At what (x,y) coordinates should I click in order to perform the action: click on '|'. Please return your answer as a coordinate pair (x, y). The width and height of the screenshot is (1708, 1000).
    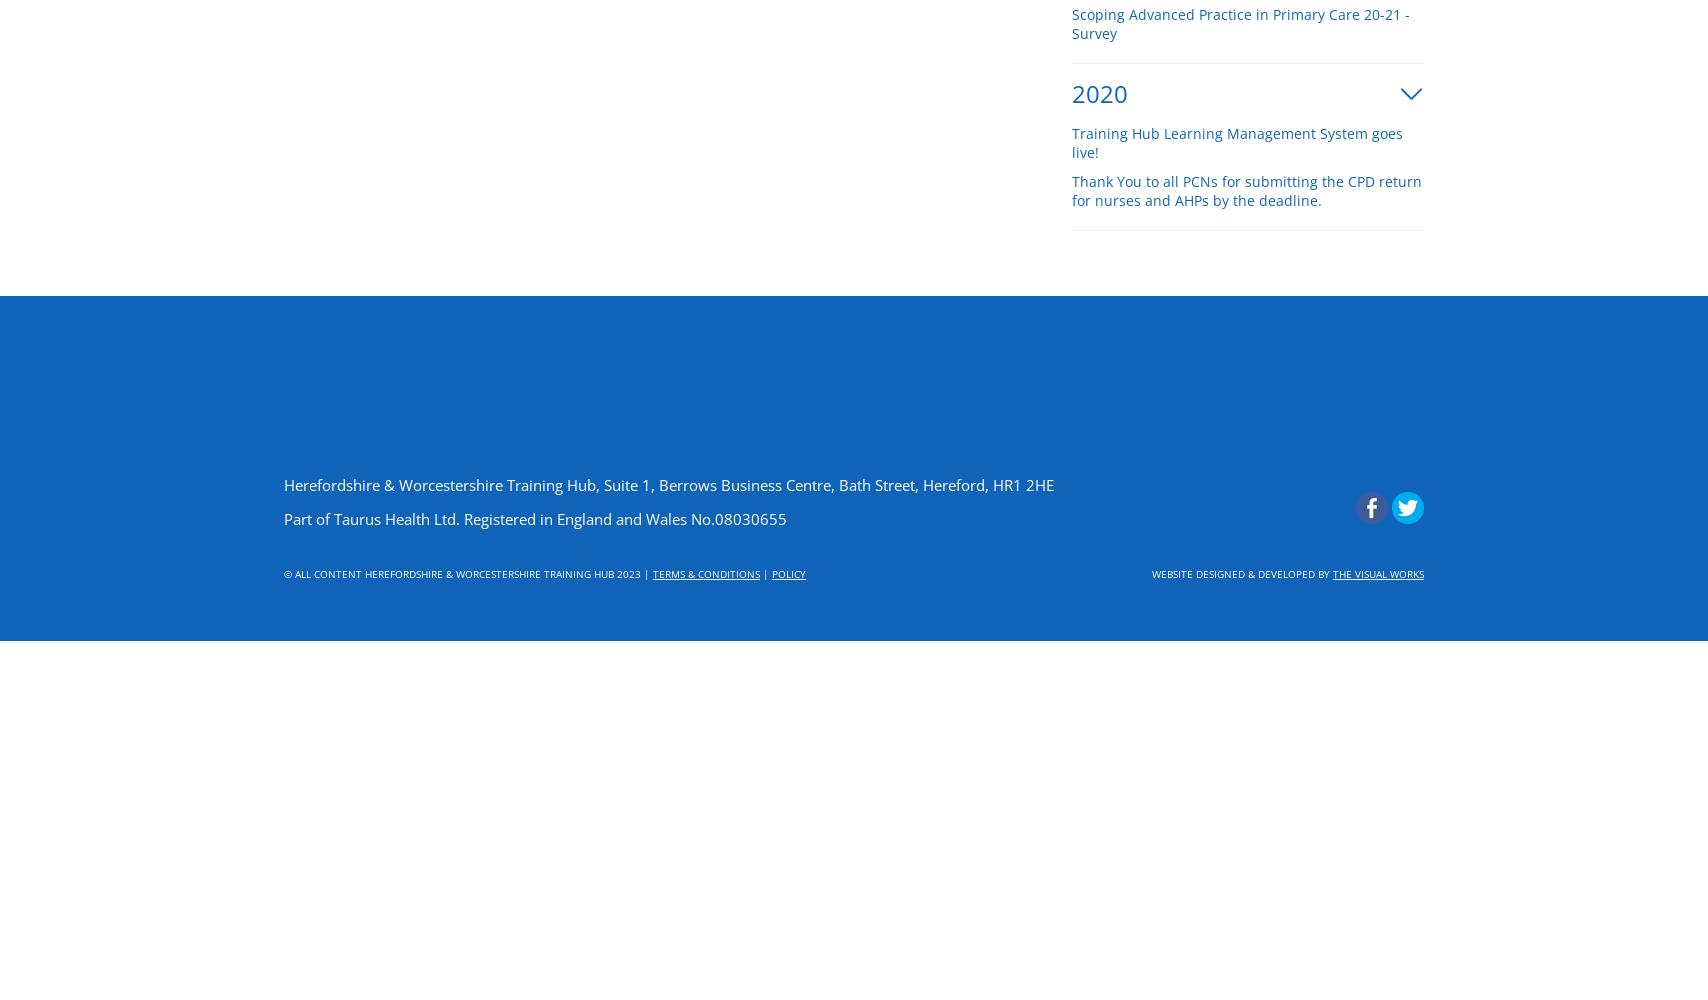
    Looking at the image, I should click on (766, 573).